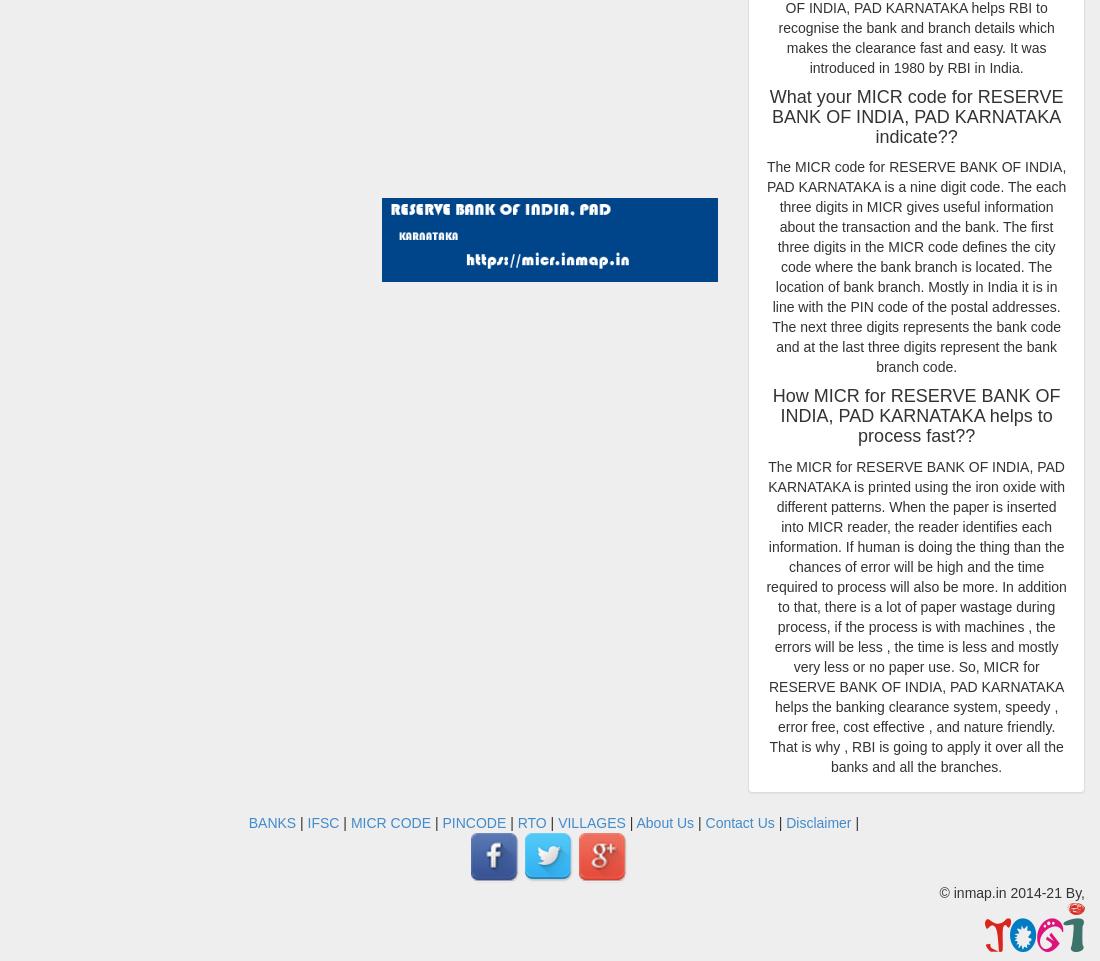  I want to click on 'BANKS', so click(272, 822).